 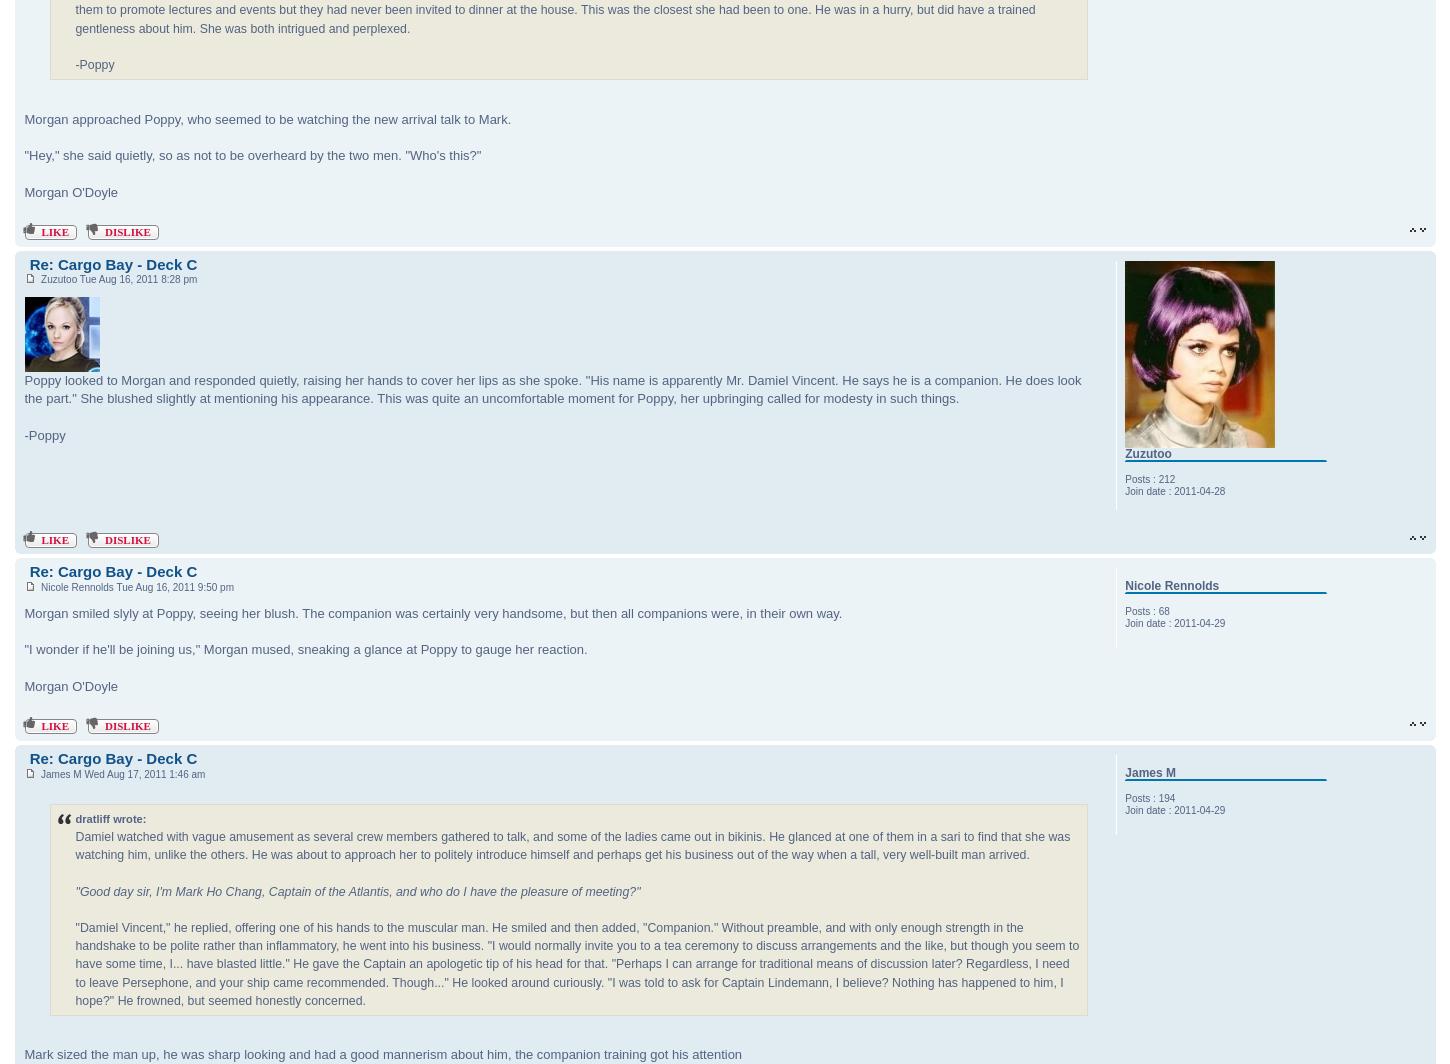 What do you see at coordinates (1165, 797) in the screenshot?
I see `'194'` at bounding box center [1165, 797].